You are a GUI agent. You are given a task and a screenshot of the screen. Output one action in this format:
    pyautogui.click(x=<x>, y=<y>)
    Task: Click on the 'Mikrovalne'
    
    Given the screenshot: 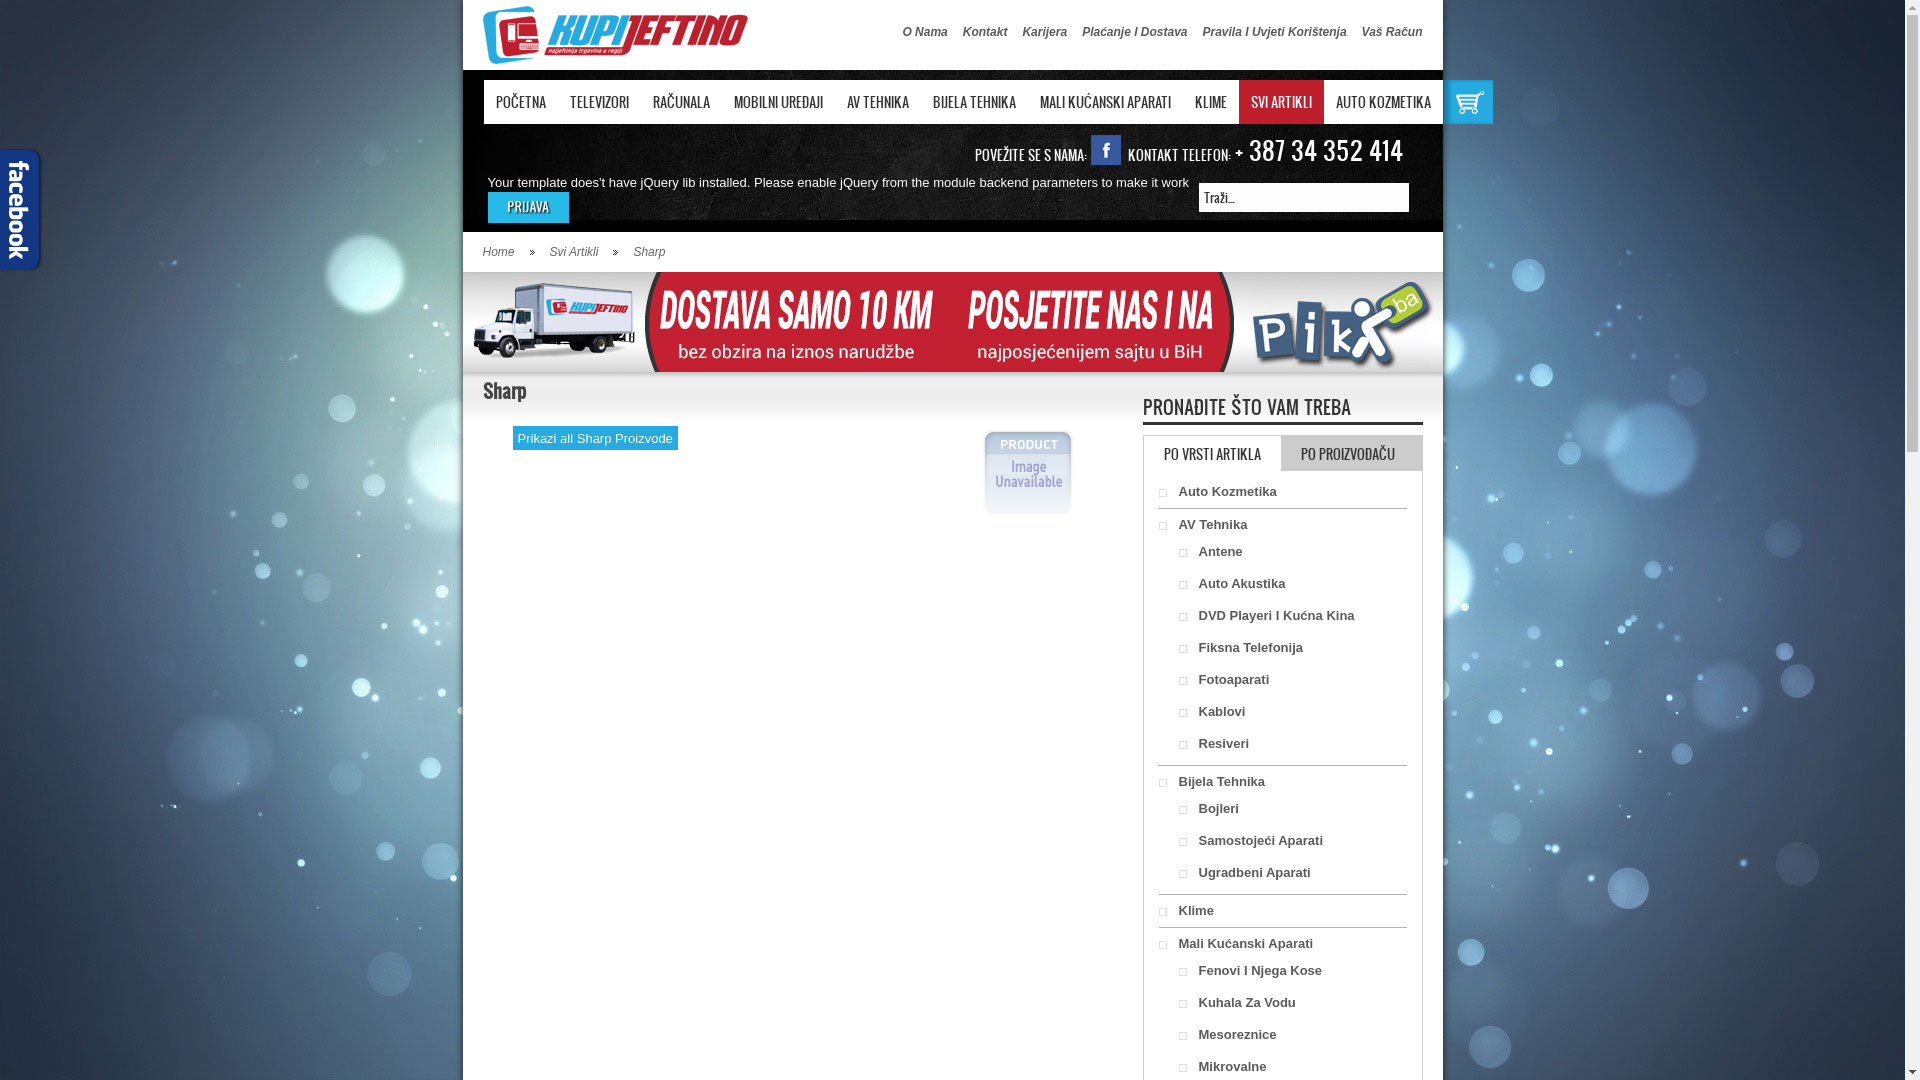 What is the action you would take?
    pyautogui.click(x=1291, y=1066)
    